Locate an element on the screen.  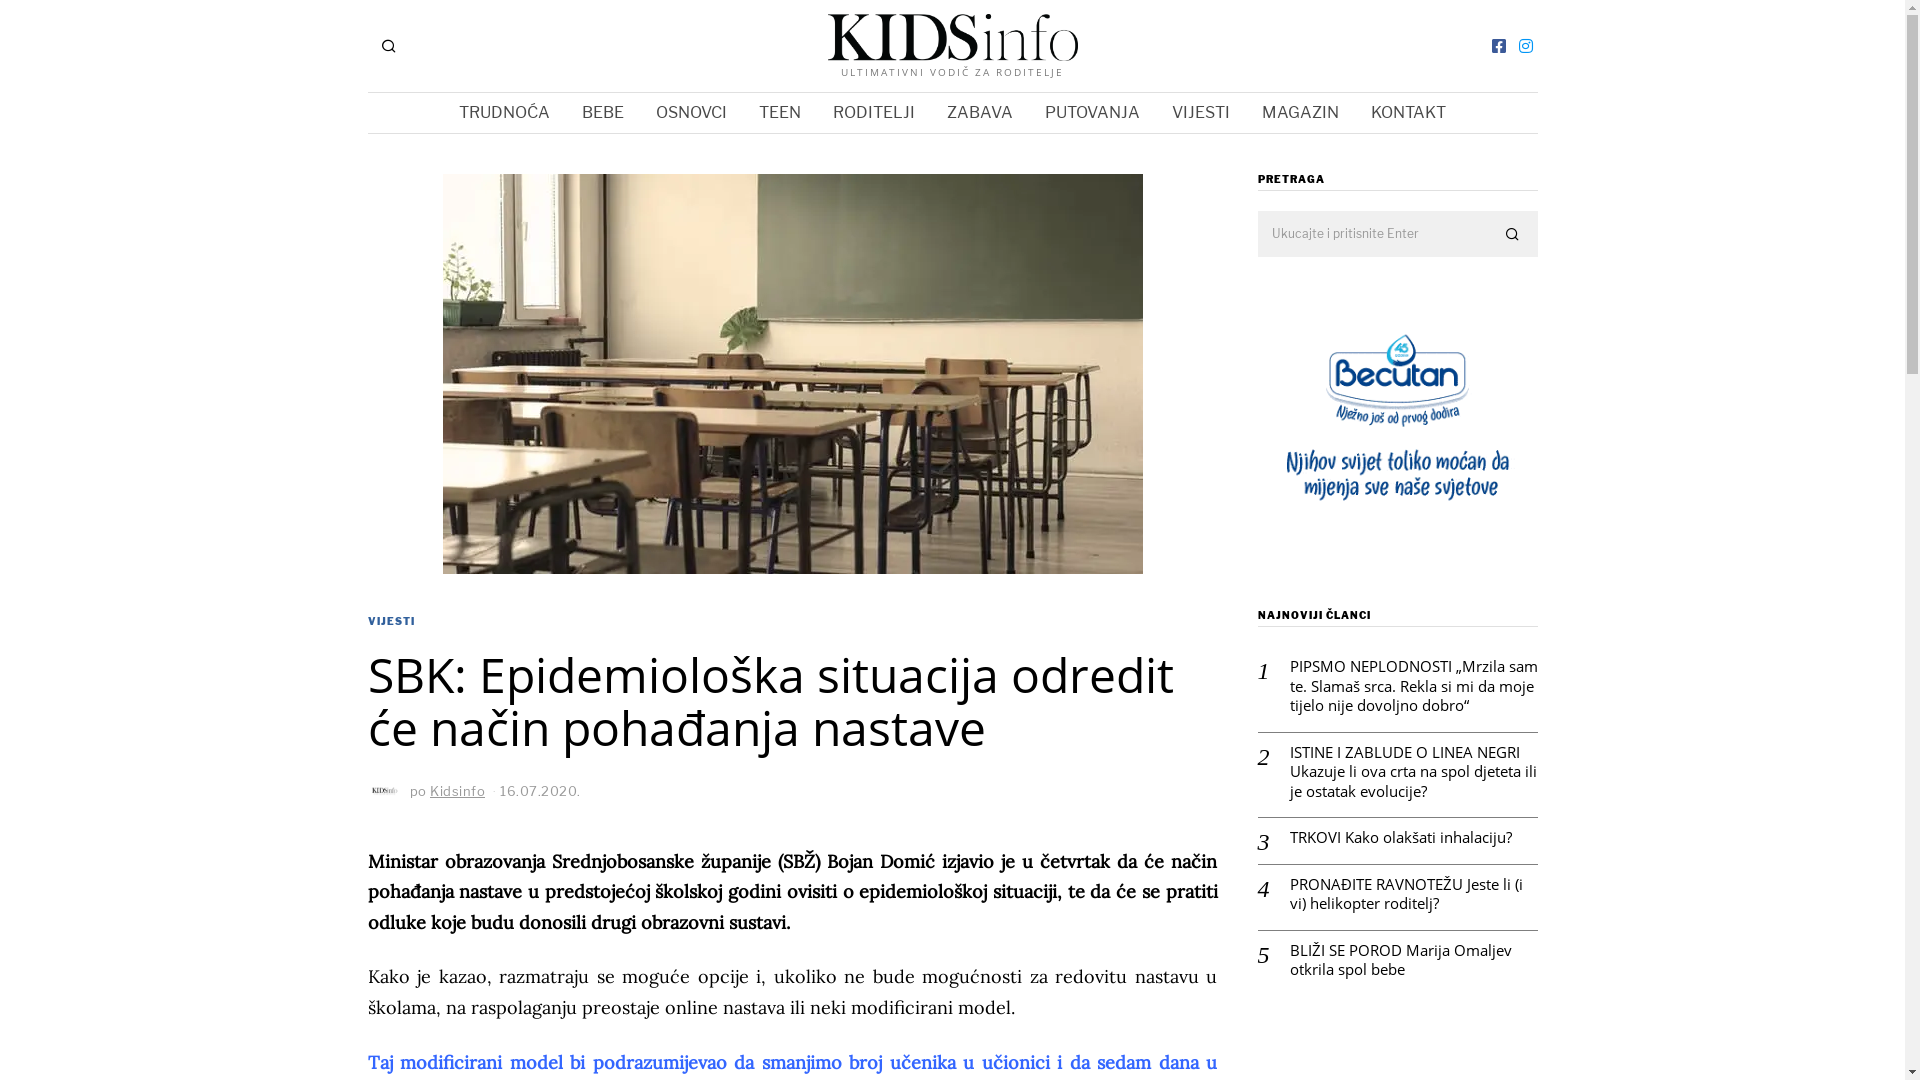
'ZABAVA' is located at coordinates (979, 112).